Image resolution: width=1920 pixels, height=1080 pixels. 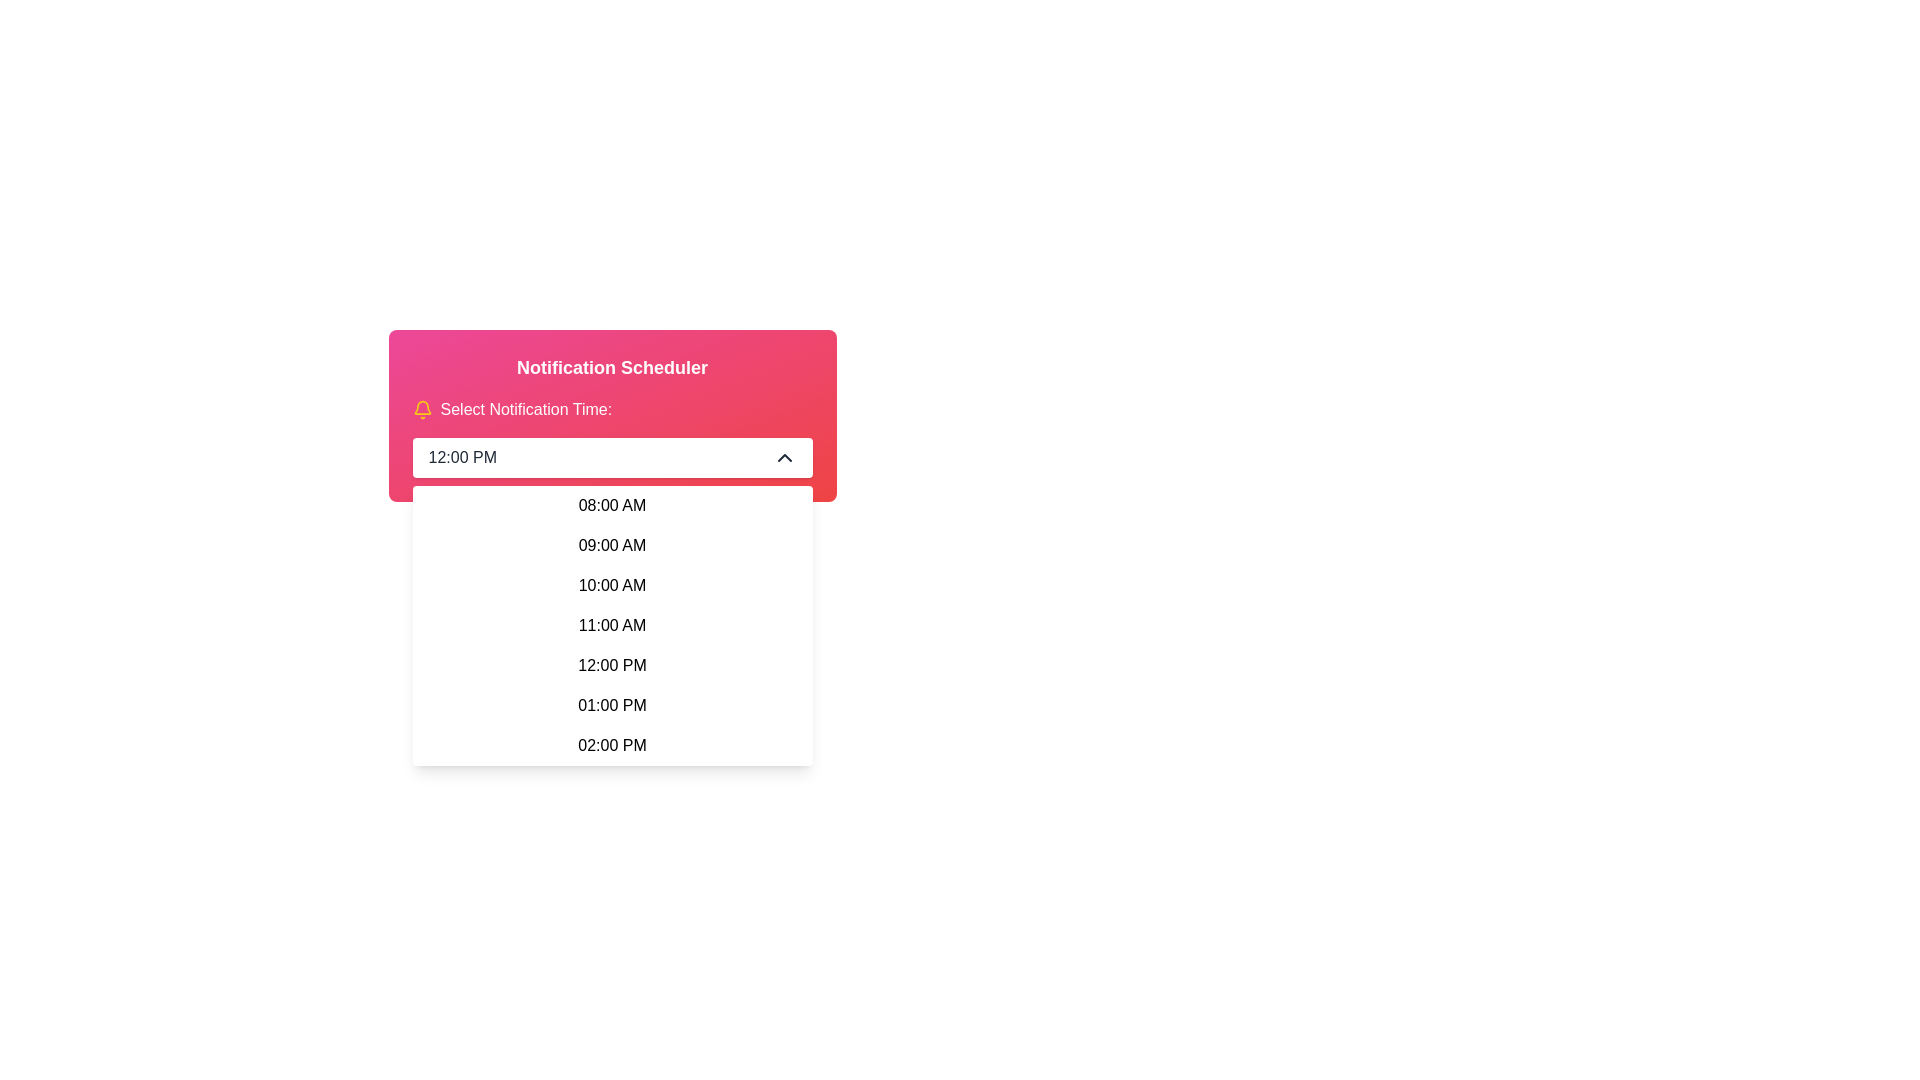 I want to click on the selectable time option in the dropdown menu, which is the third item between '09:00 AM' and '11:00 AM', so click(x=611, y=585).